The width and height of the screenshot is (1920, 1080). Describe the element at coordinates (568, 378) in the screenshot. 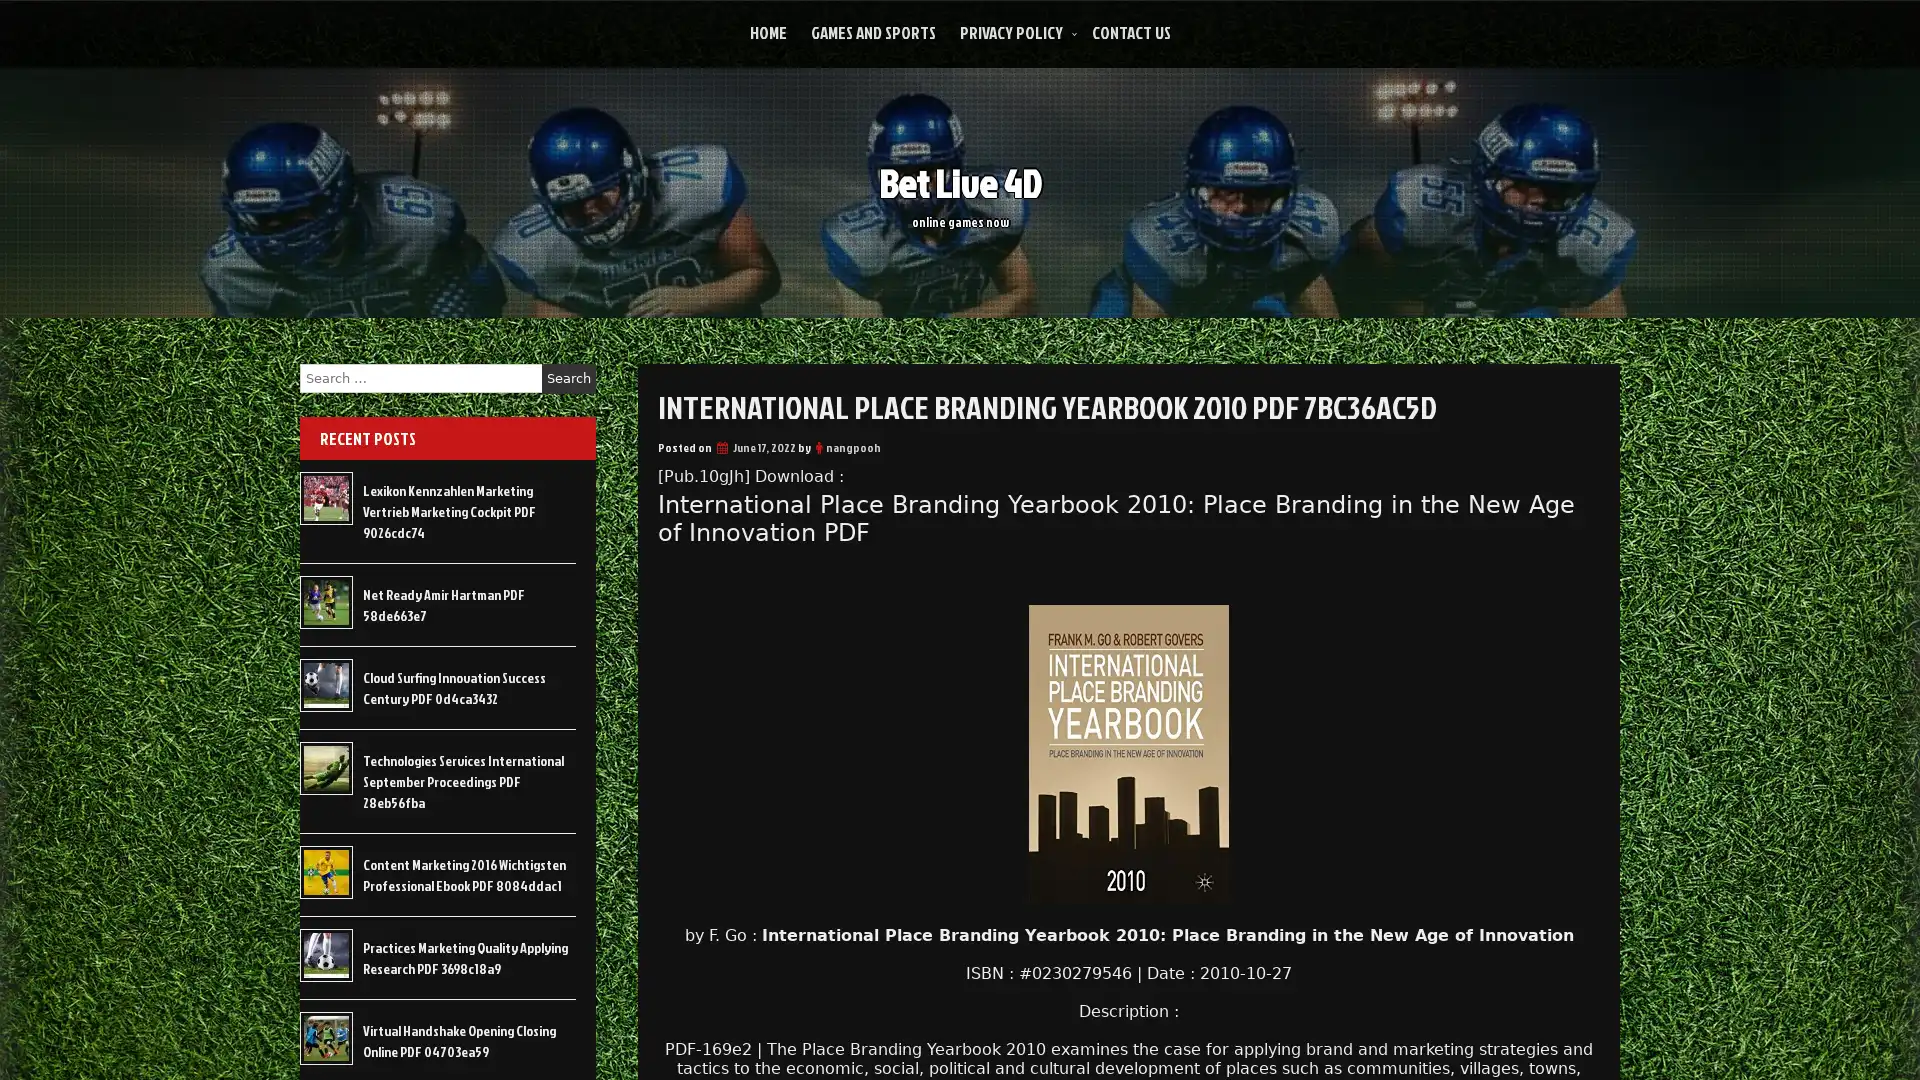

I see `Search` at that location.